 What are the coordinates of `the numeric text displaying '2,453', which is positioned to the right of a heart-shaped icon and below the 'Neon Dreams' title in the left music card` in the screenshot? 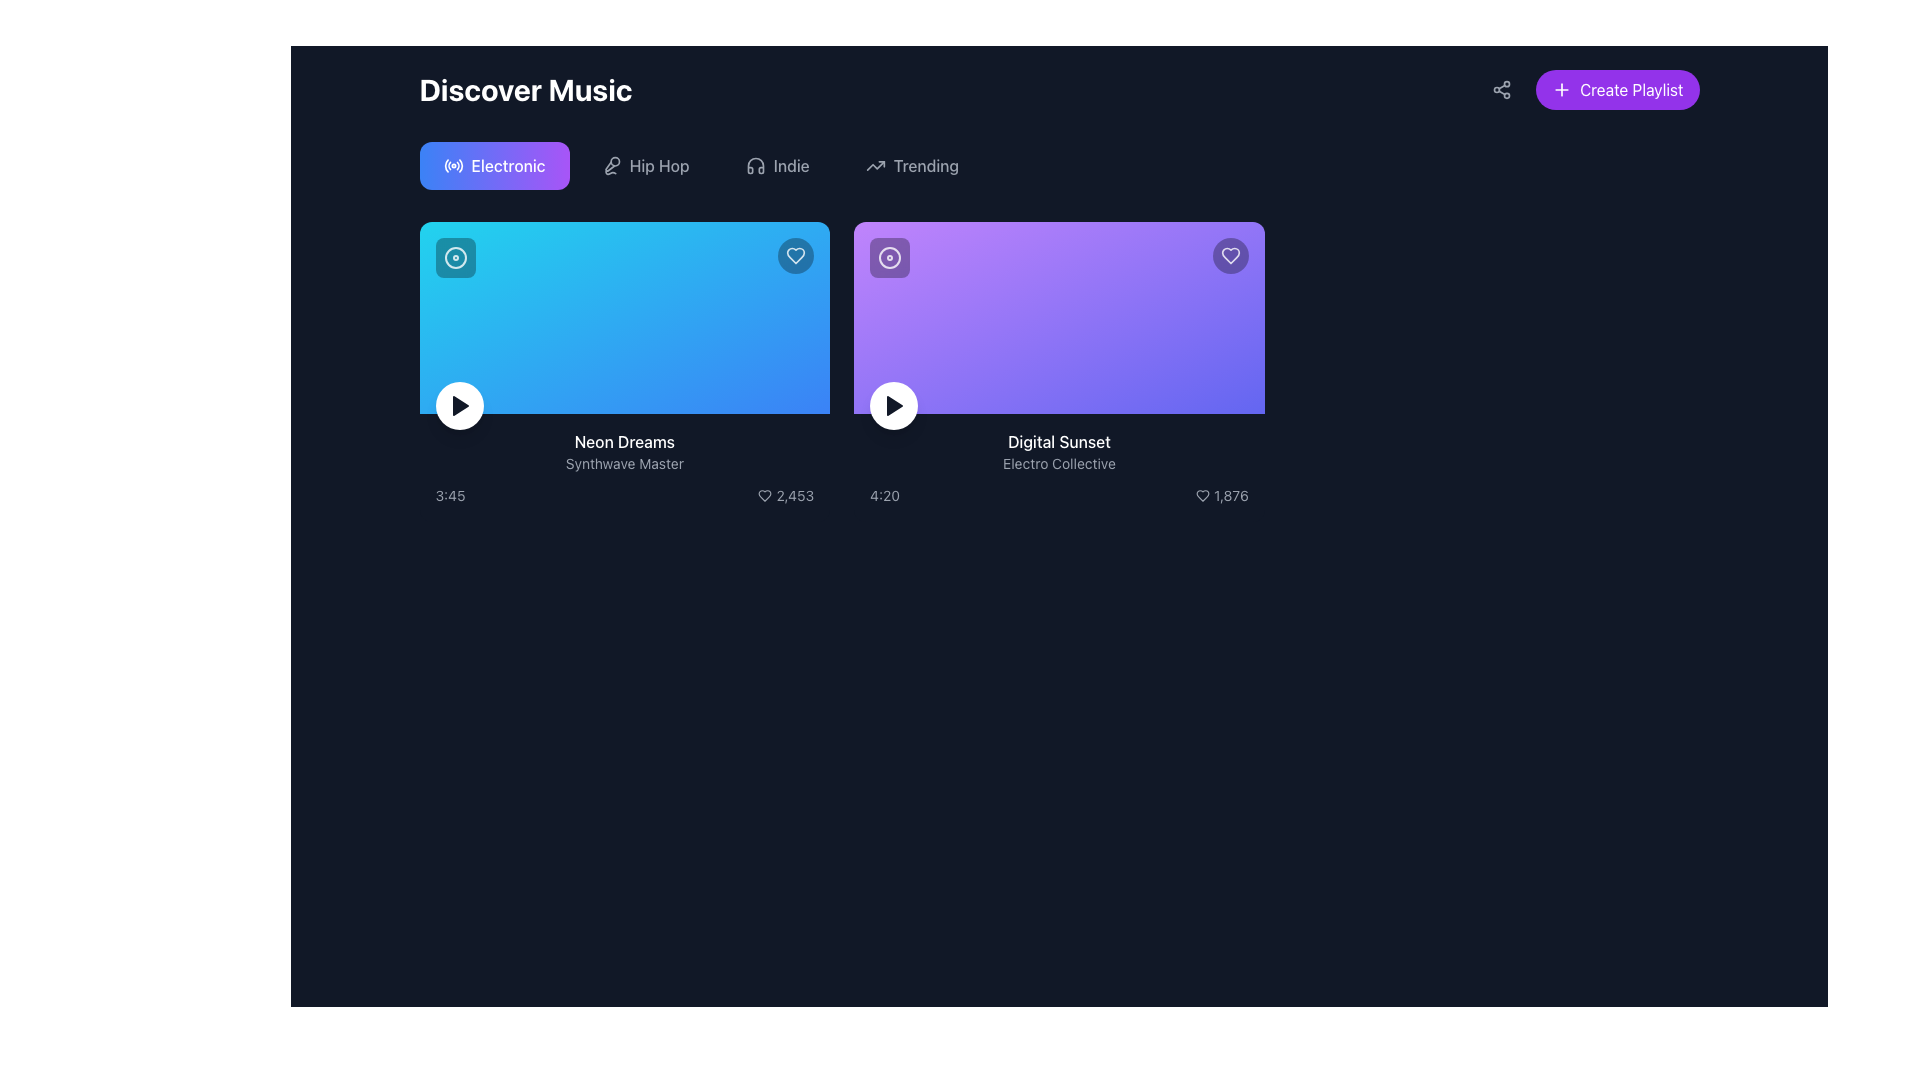 It's located at (794, 495).